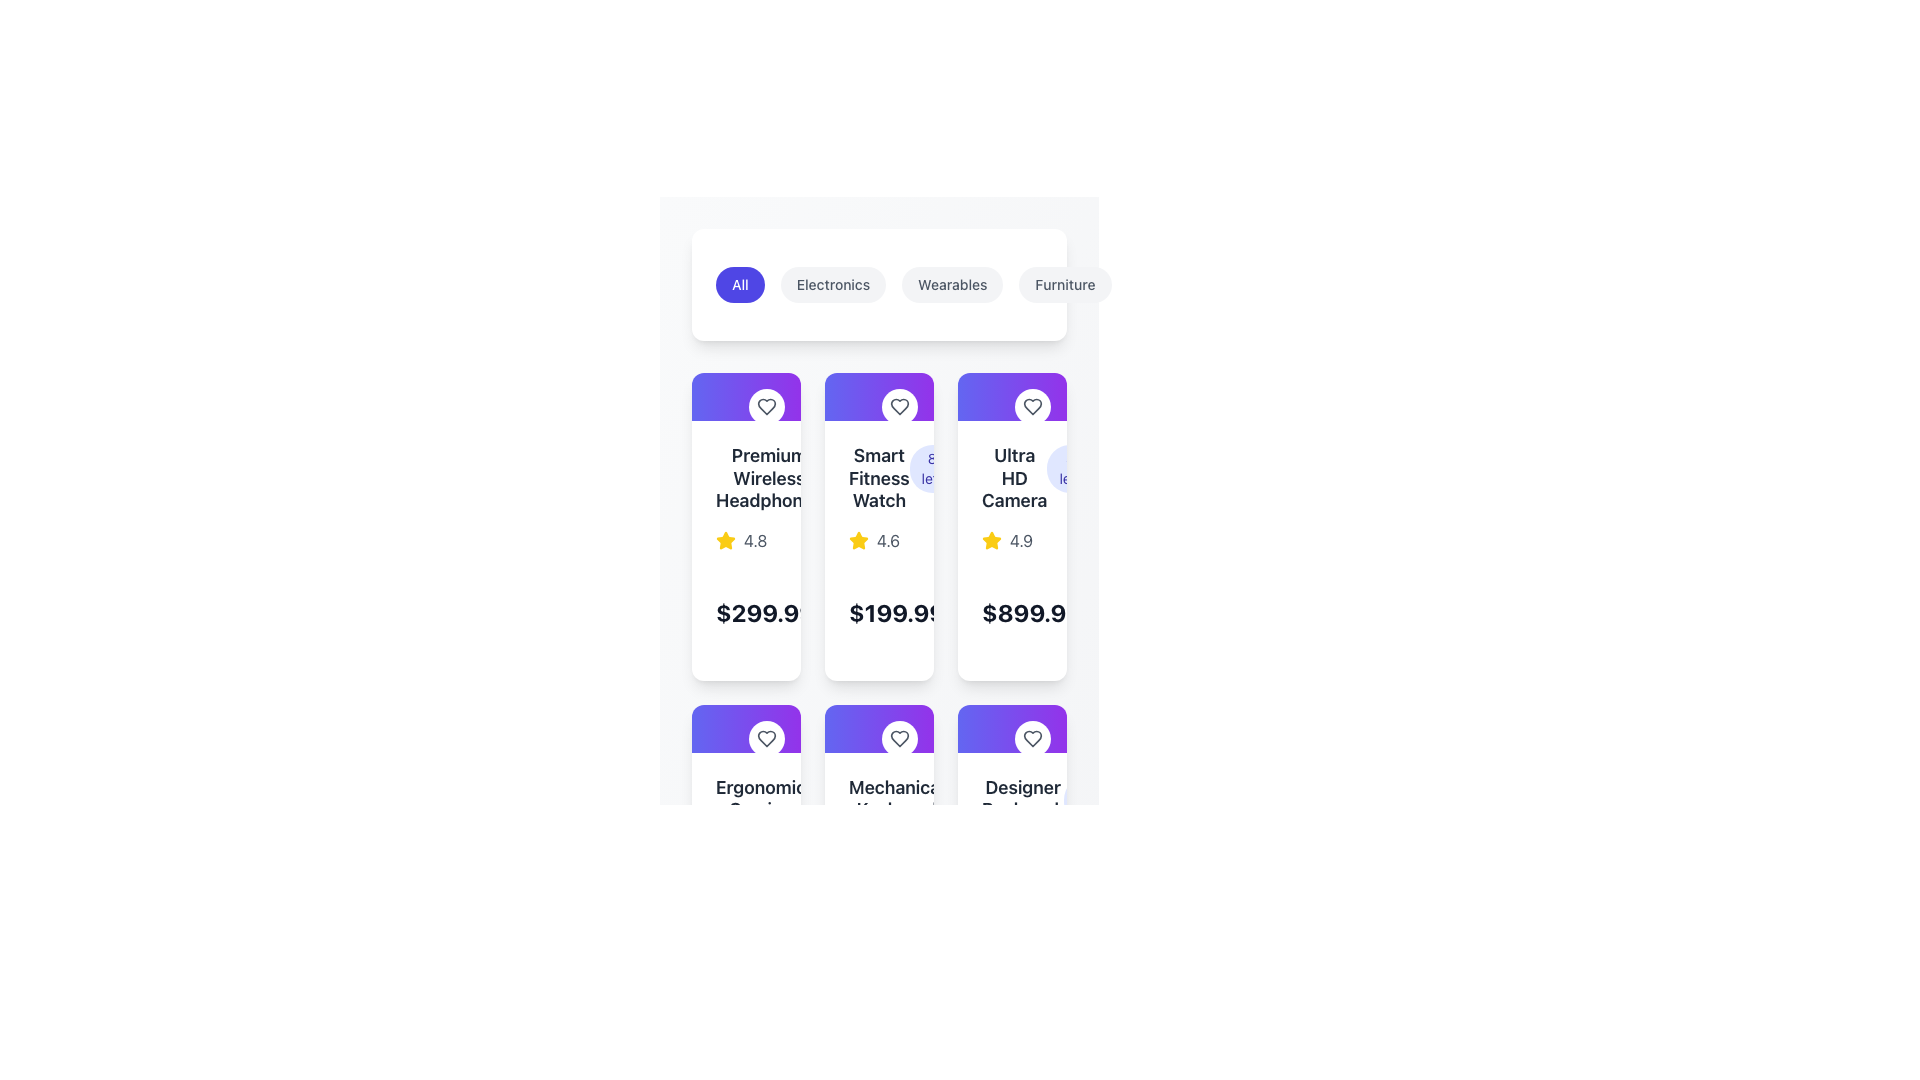 The image size is (1920, 1080). Describe the element at coordinates (1012, 525) in the screenshot. I see `the third product card in the grid` at that location.